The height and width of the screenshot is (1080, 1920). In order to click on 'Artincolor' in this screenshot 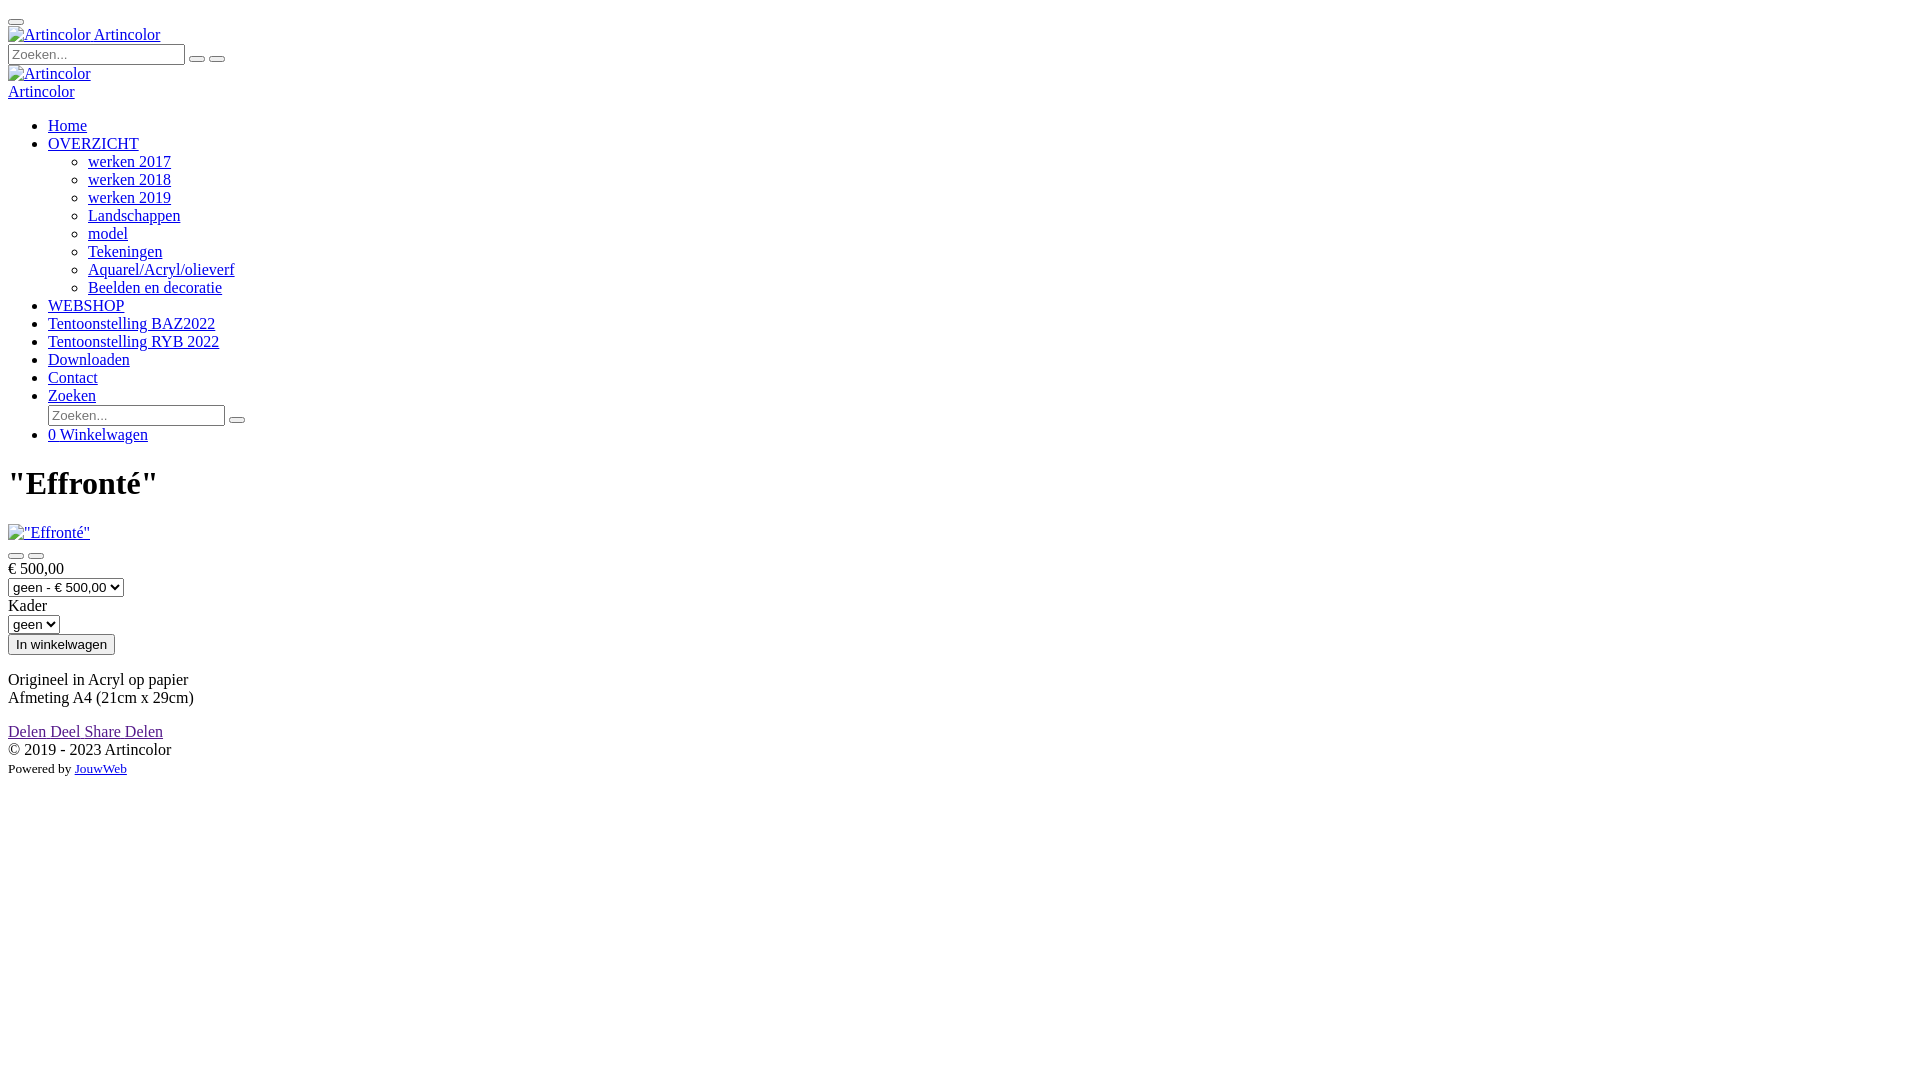, I will do `click(41, 91)`.